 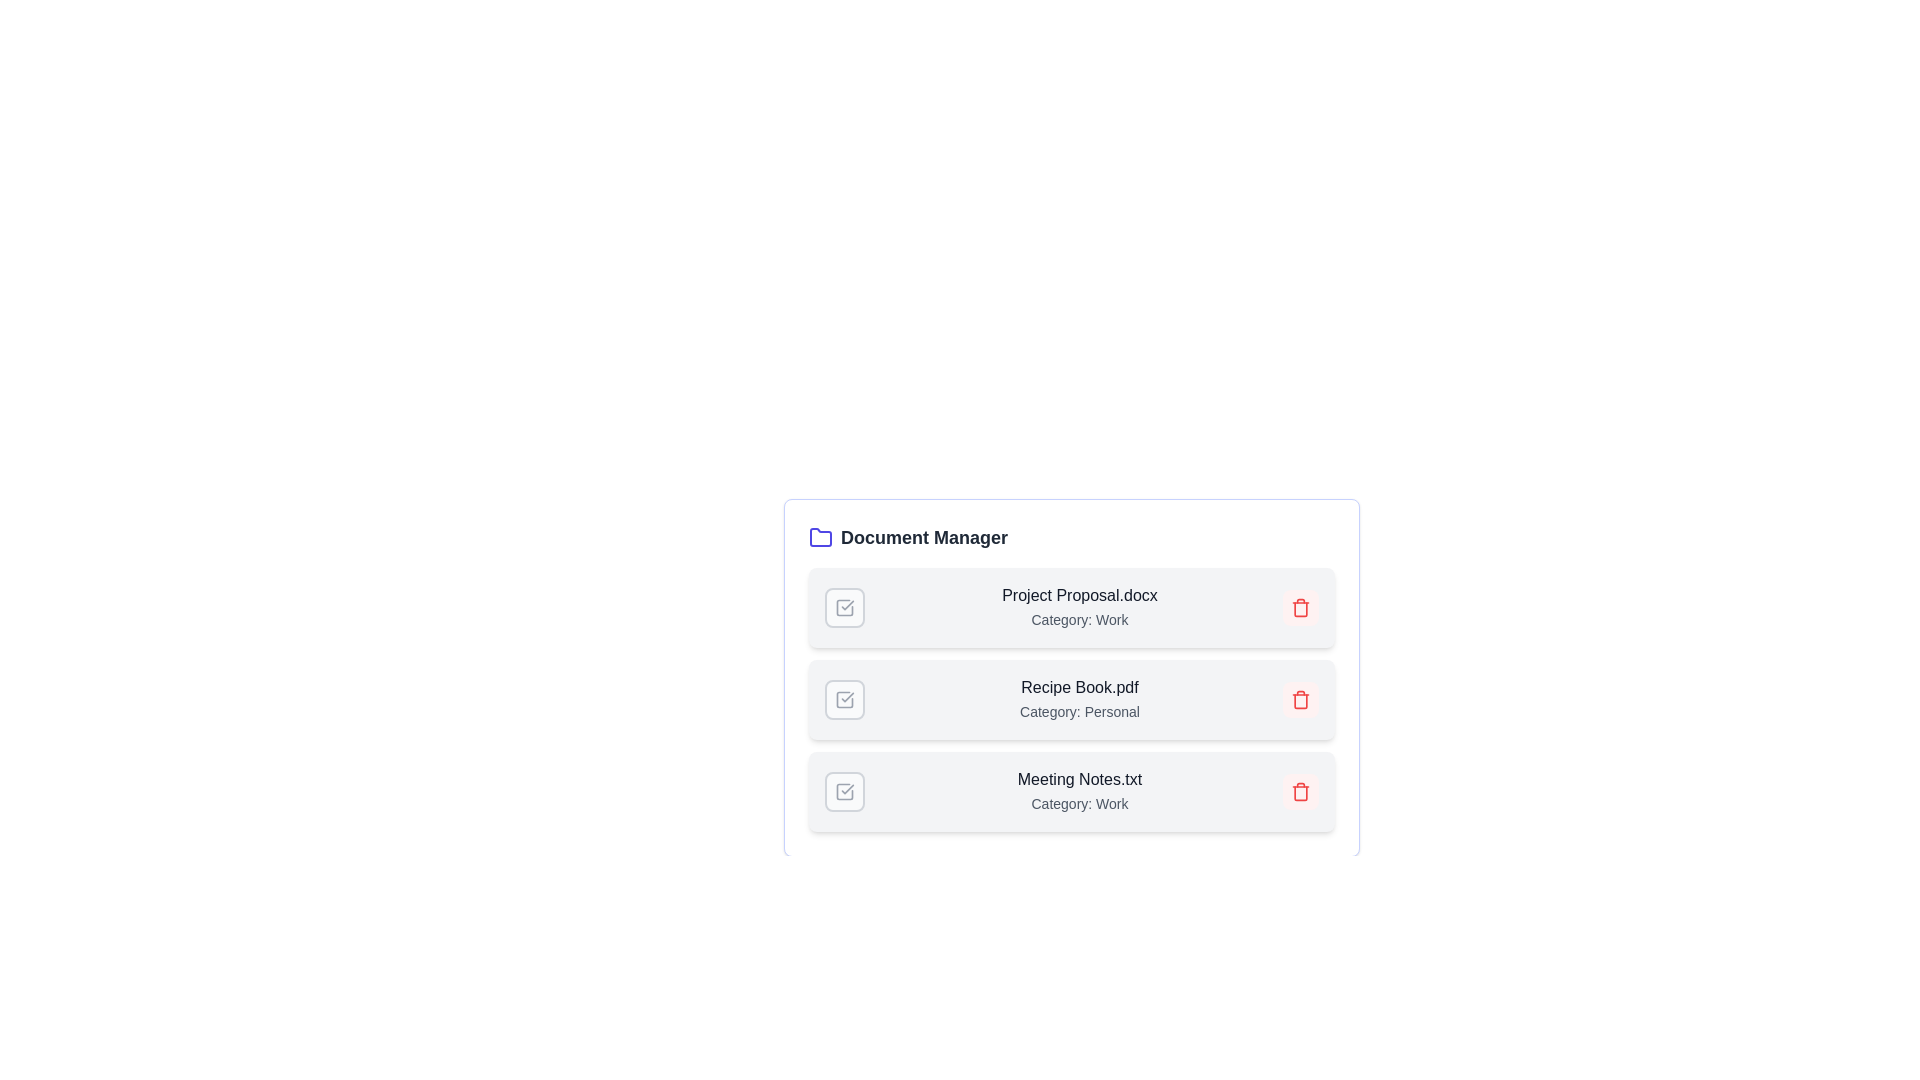 I want to click on folder icon located at the top-left side of the 'Document Manager' section, above the gray document item cards for informational purposes, so click(x=820, y=536).